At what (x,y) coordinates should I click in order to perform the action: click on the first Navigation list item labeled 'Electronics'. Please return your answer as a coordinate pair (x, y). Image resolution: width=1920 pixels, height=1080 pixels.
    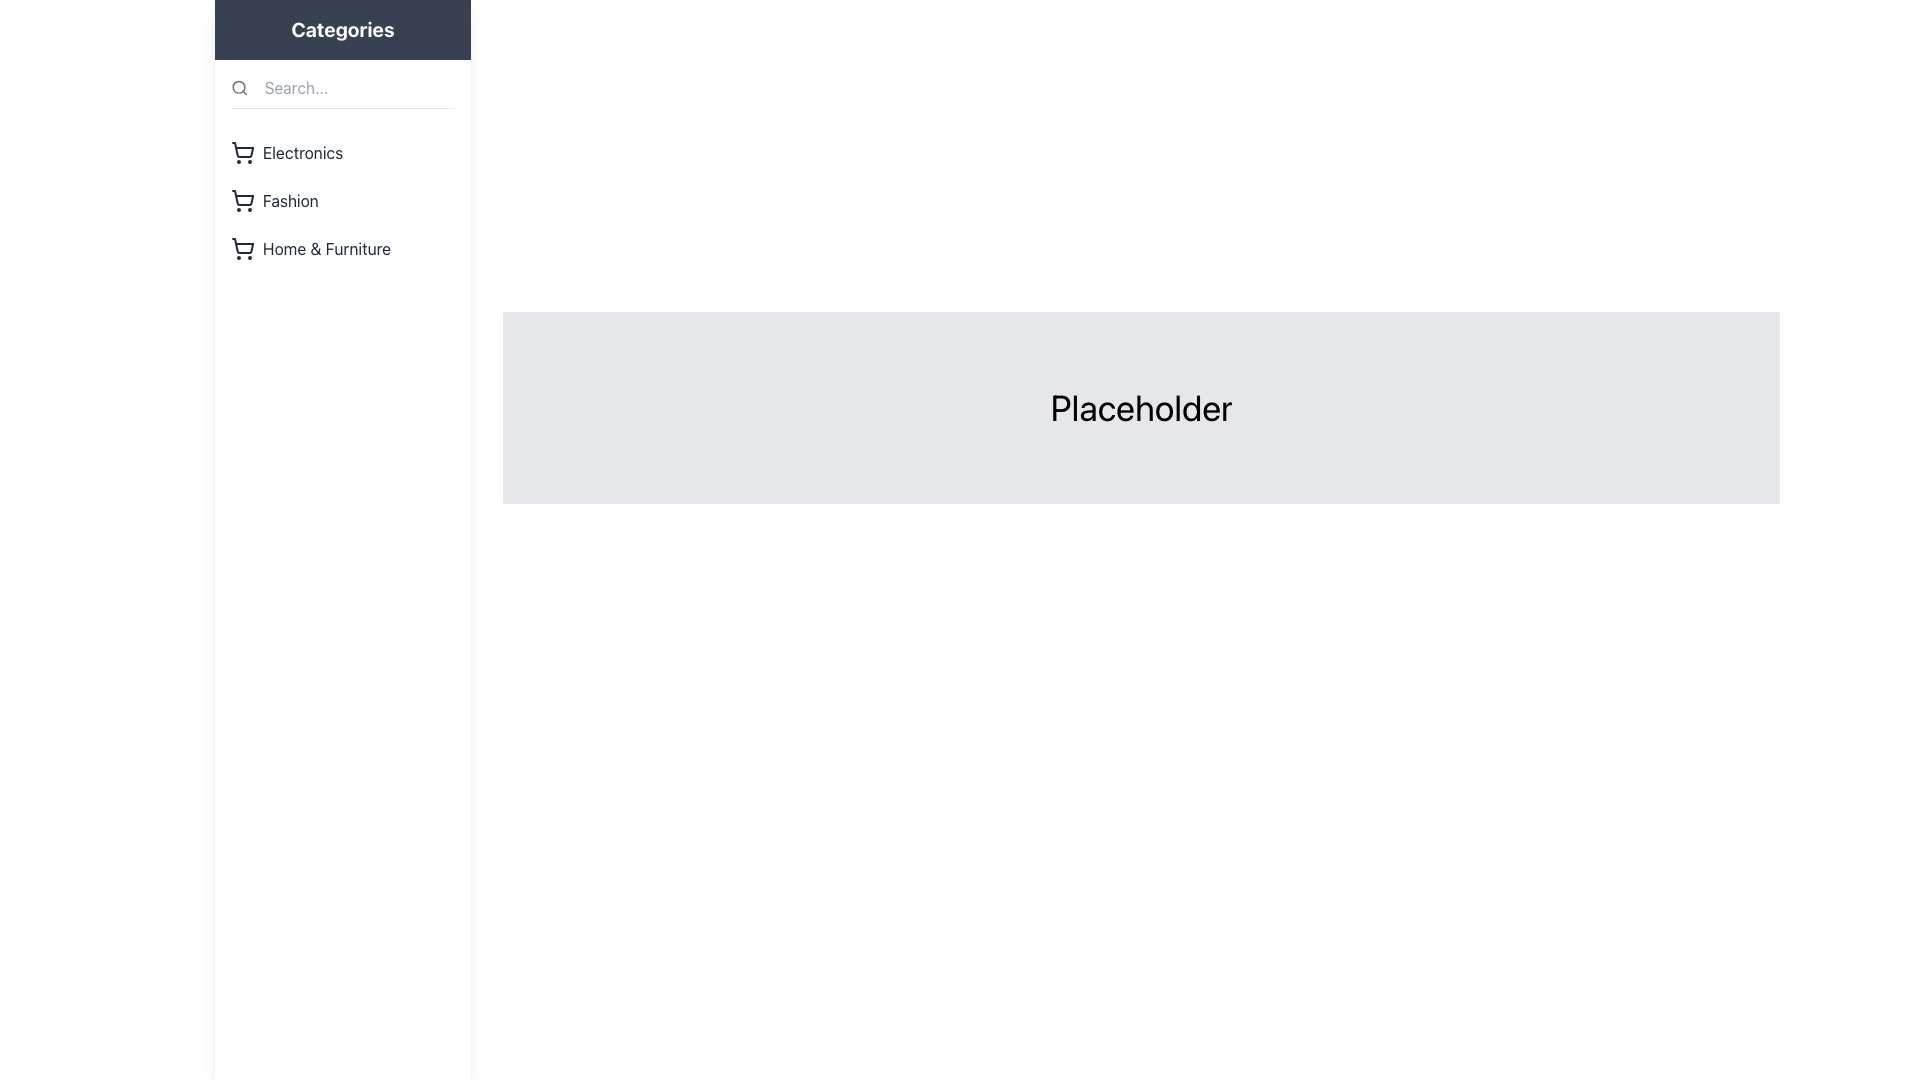
    Looking at the image, I should click on (342, 152).